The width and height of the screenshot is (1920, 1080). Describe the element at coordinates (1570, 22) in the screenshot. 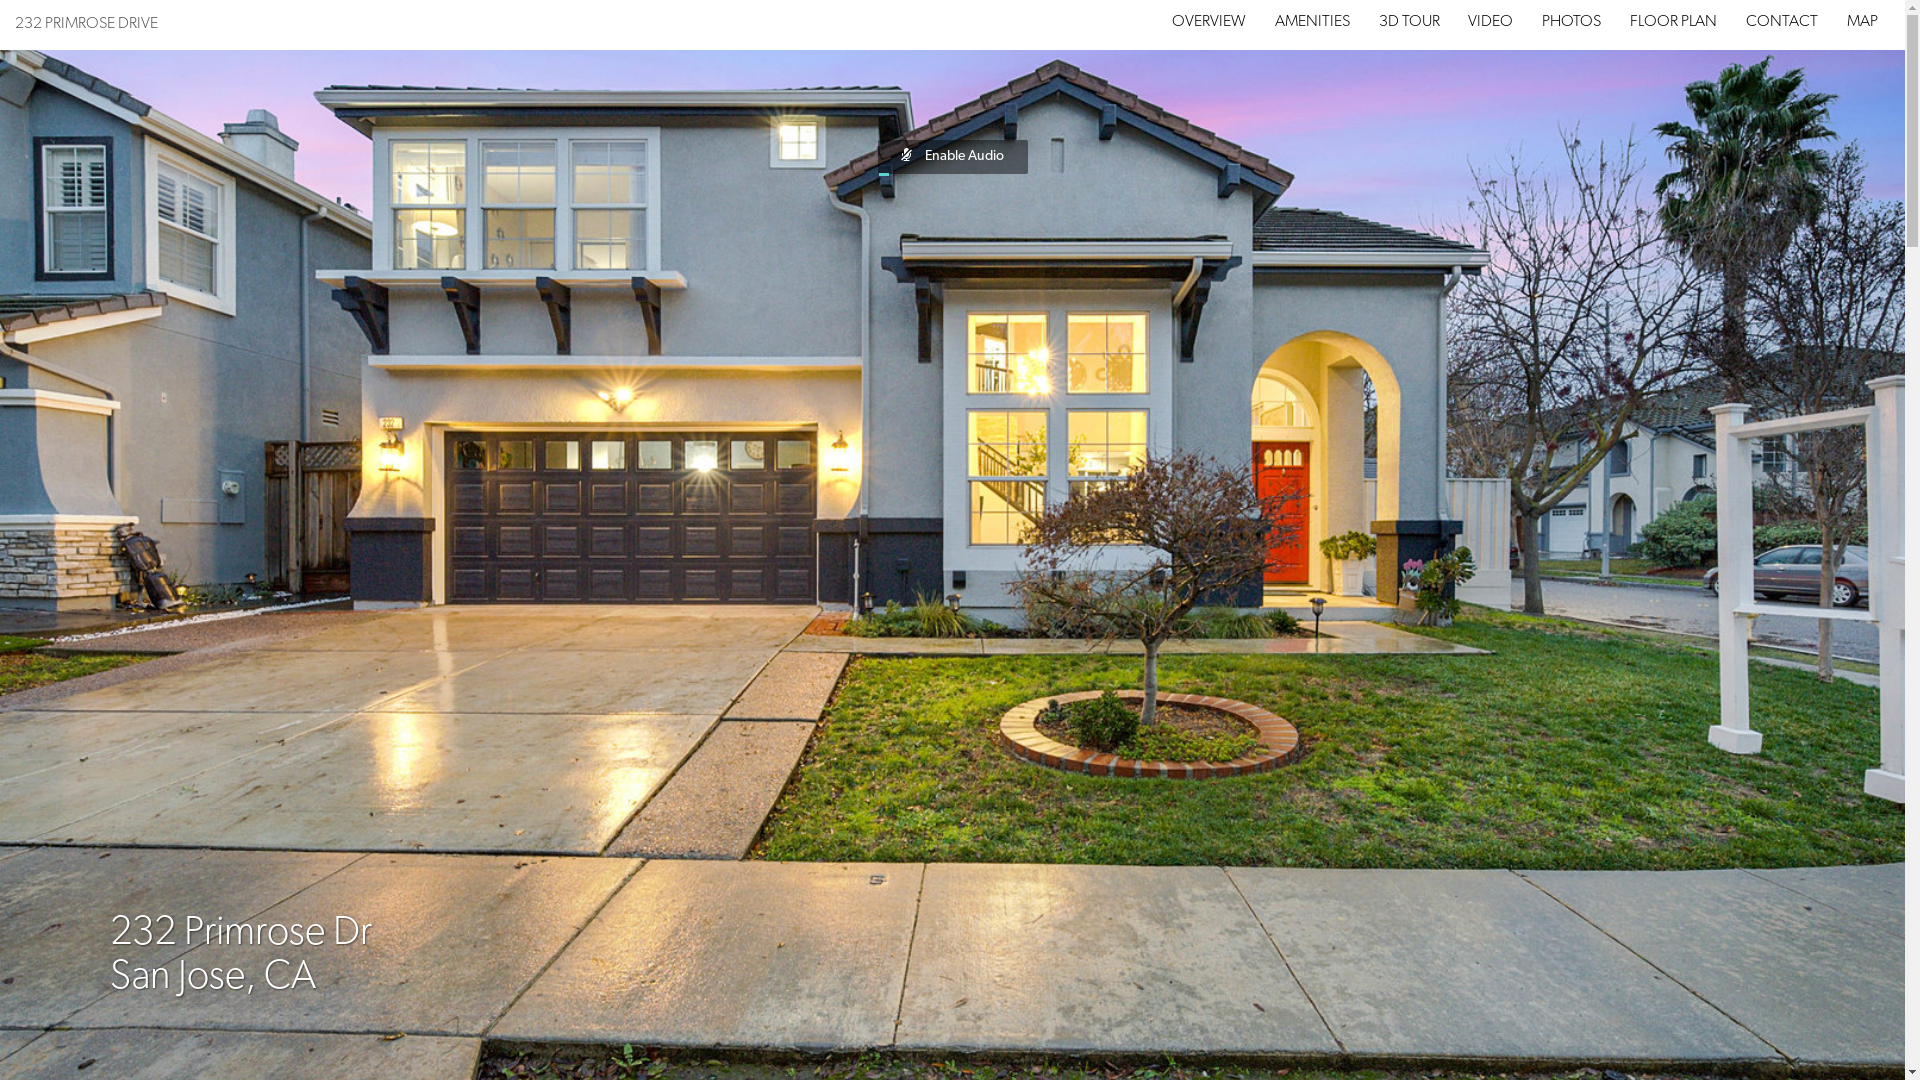

I see `'PHOTOS'` at that location.